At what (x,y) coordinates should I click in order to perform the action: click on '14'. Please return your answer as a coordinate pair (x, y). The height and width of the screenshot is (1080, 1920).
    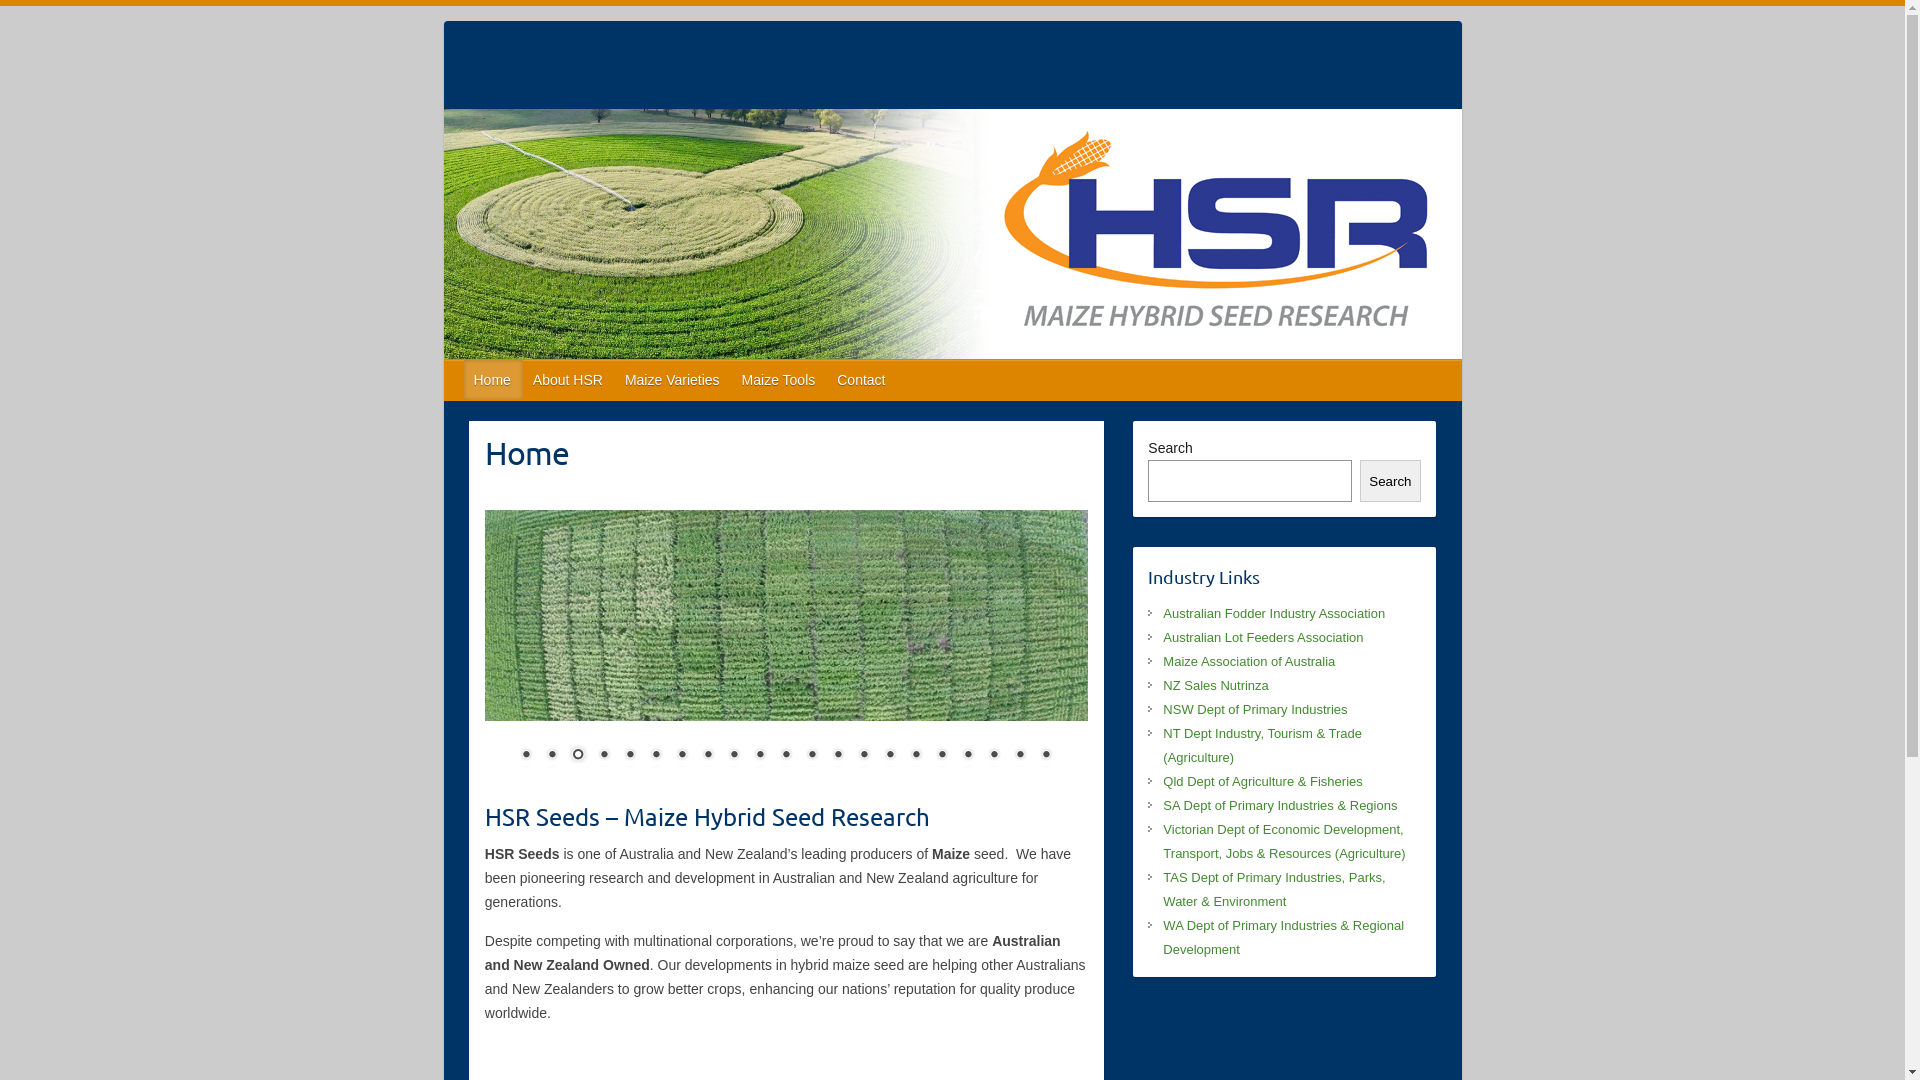
    Looking at the image, I should click on (864, 756).